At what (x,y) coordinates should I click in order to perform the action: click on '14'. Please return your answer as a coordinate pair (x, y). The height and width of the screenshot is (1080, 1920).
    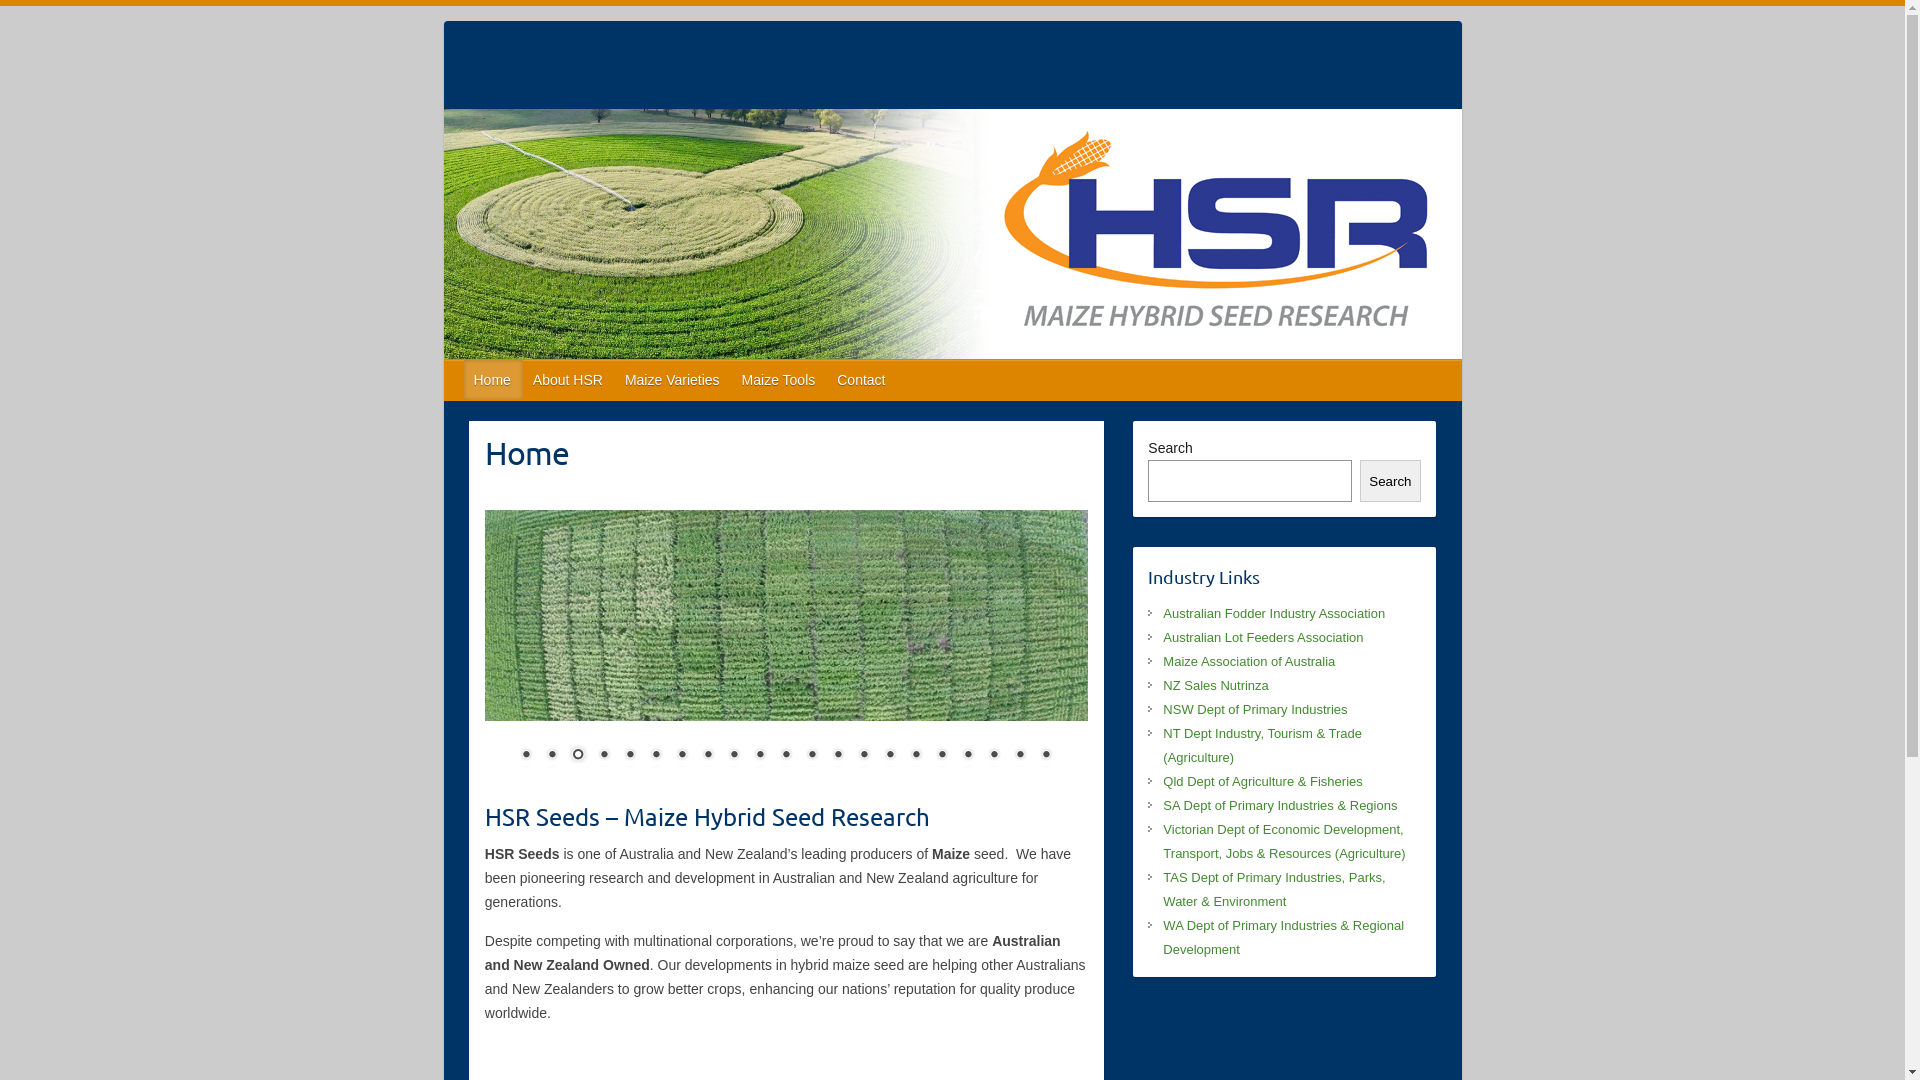
    Looking at the image, I should click on (864, 756).